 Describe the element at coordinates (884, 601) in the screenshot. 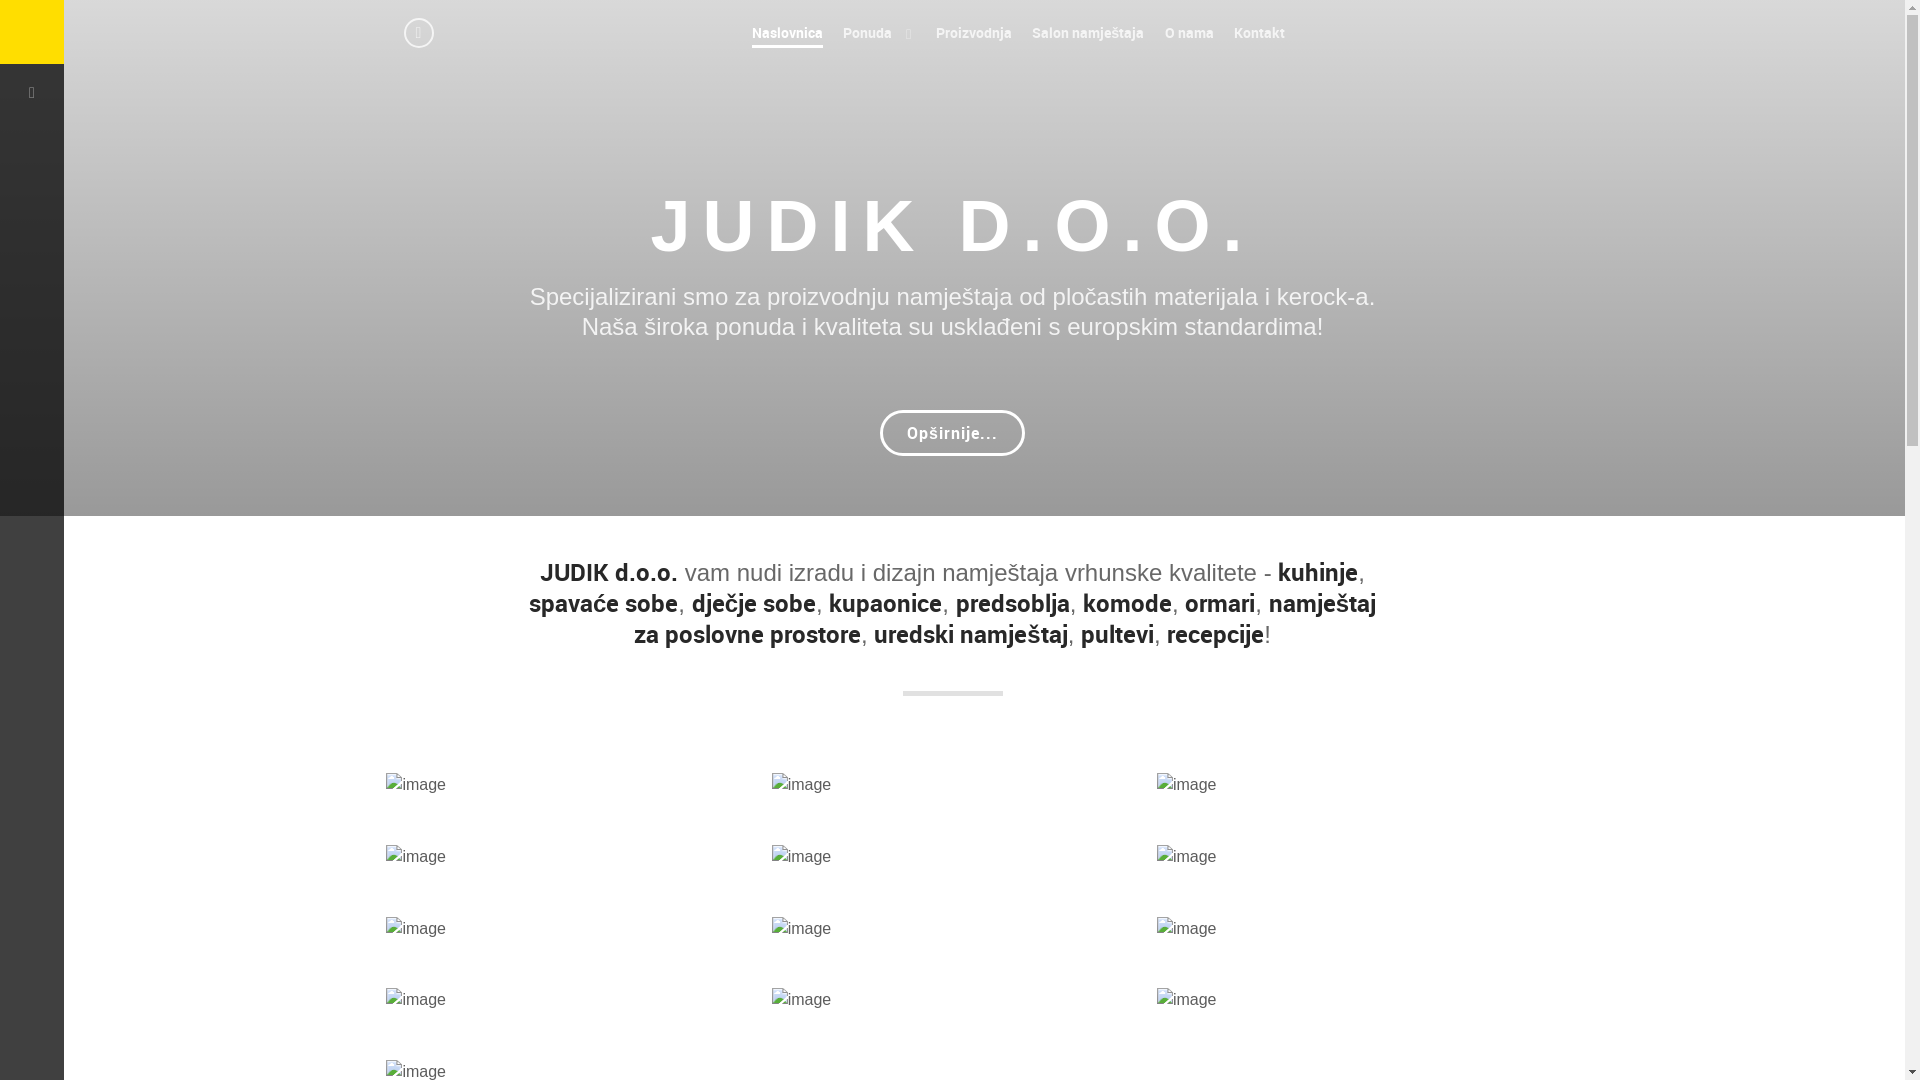

I see `'kupaonice'` at that location.